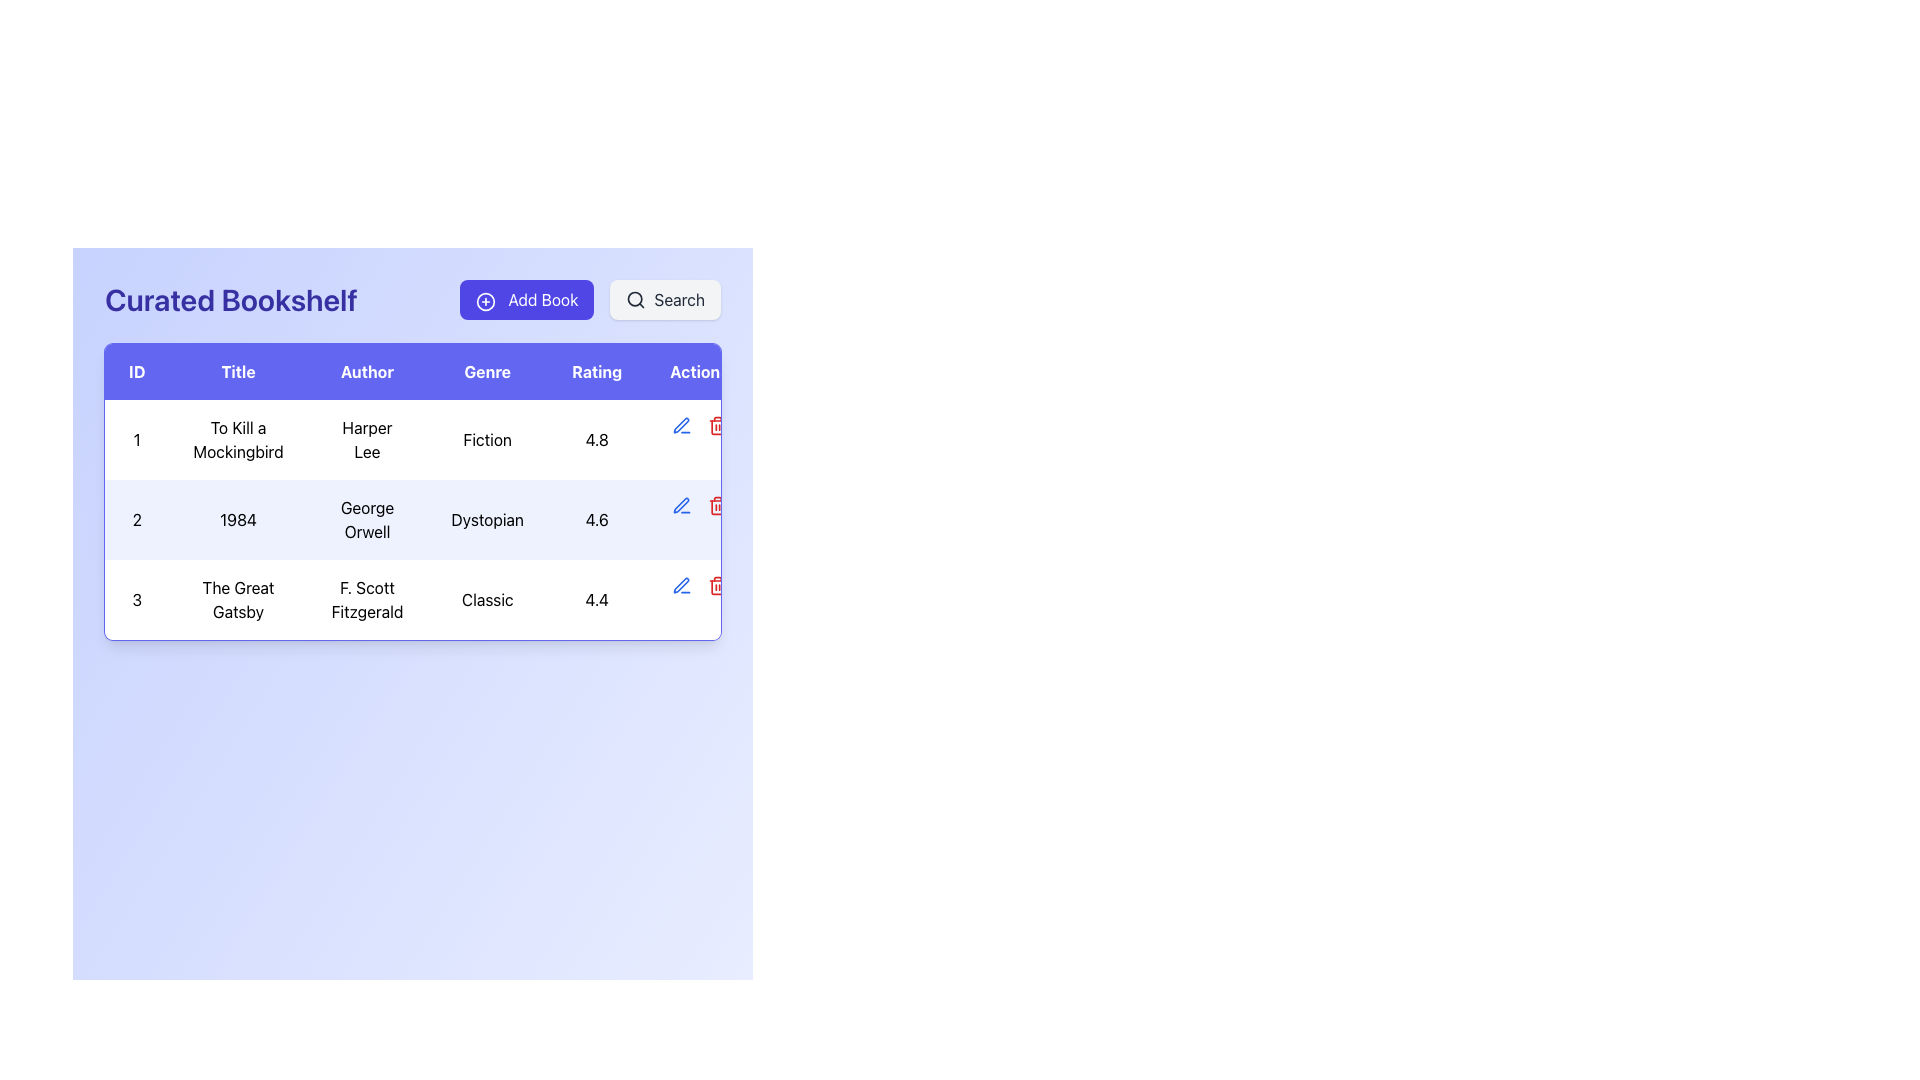 The image size is (1920, 1080). I want to click on the static text label reading 'Curated Bookshelf', which is styled with a large font size and blue color, located prominently at the top-left of the interface, so click(231, 300).